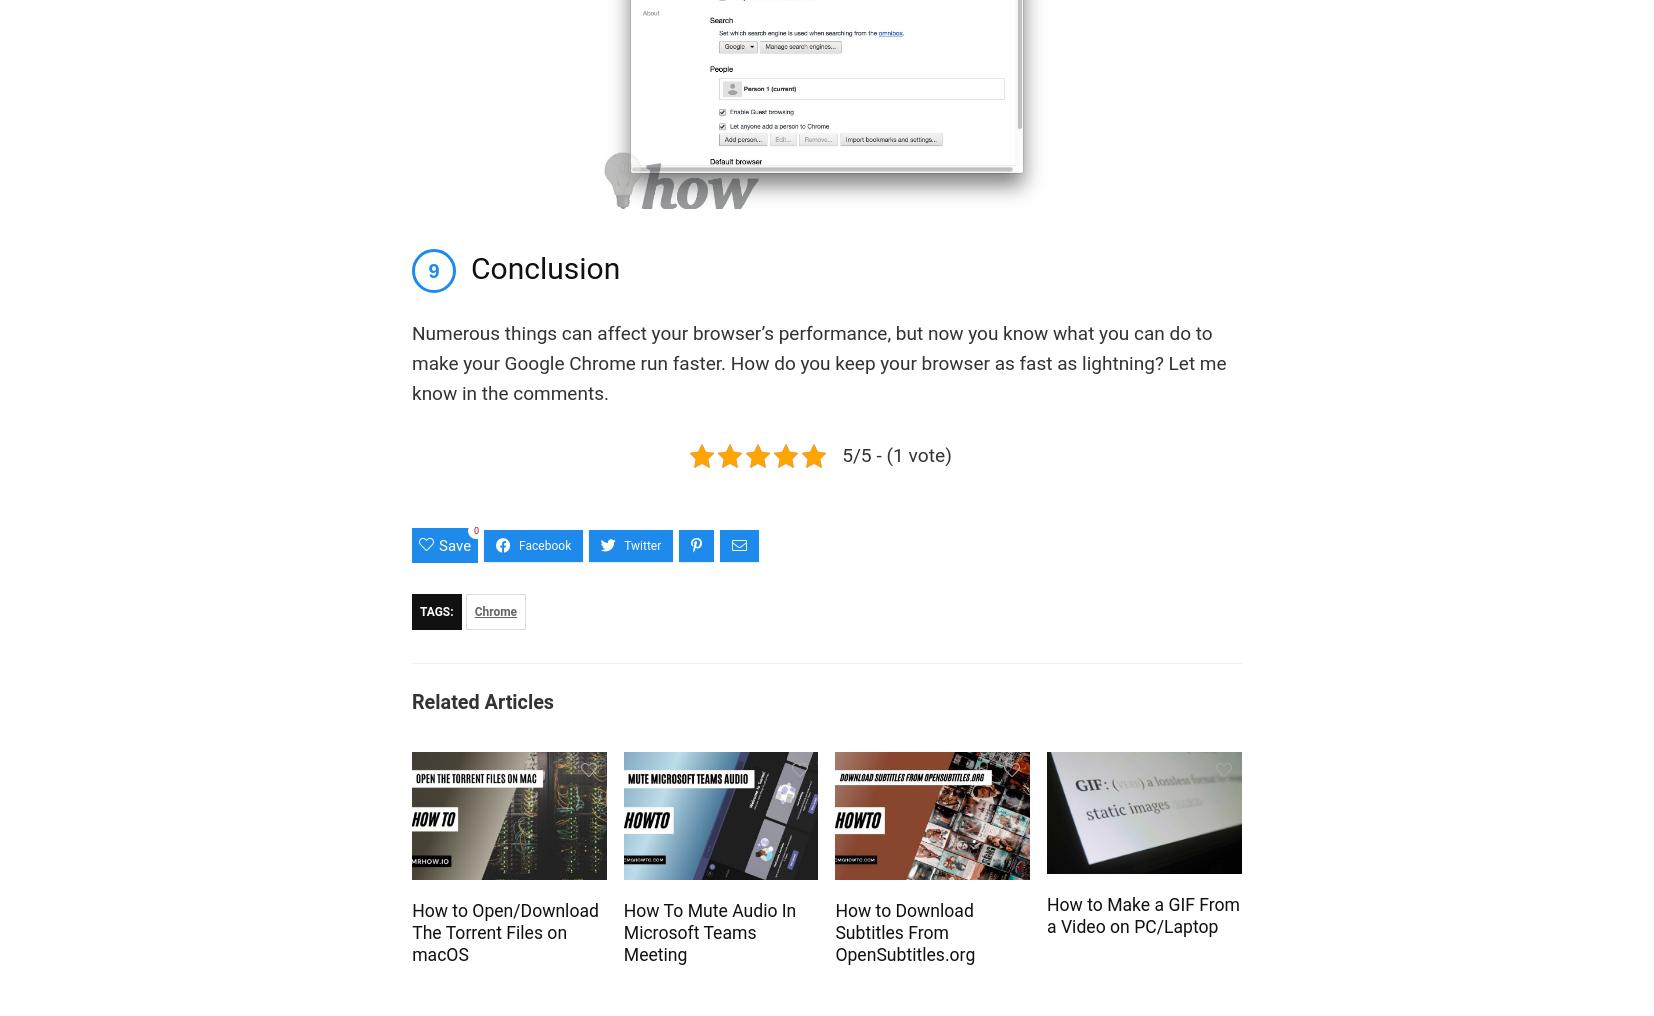  I want to click on 'Numerous things can affect your browser’s performance, but now you know what you can do to make your Google Chrome run faster. How do you keep your browser as fast as lightning? Let me know in the comments.', so click(411, 363).